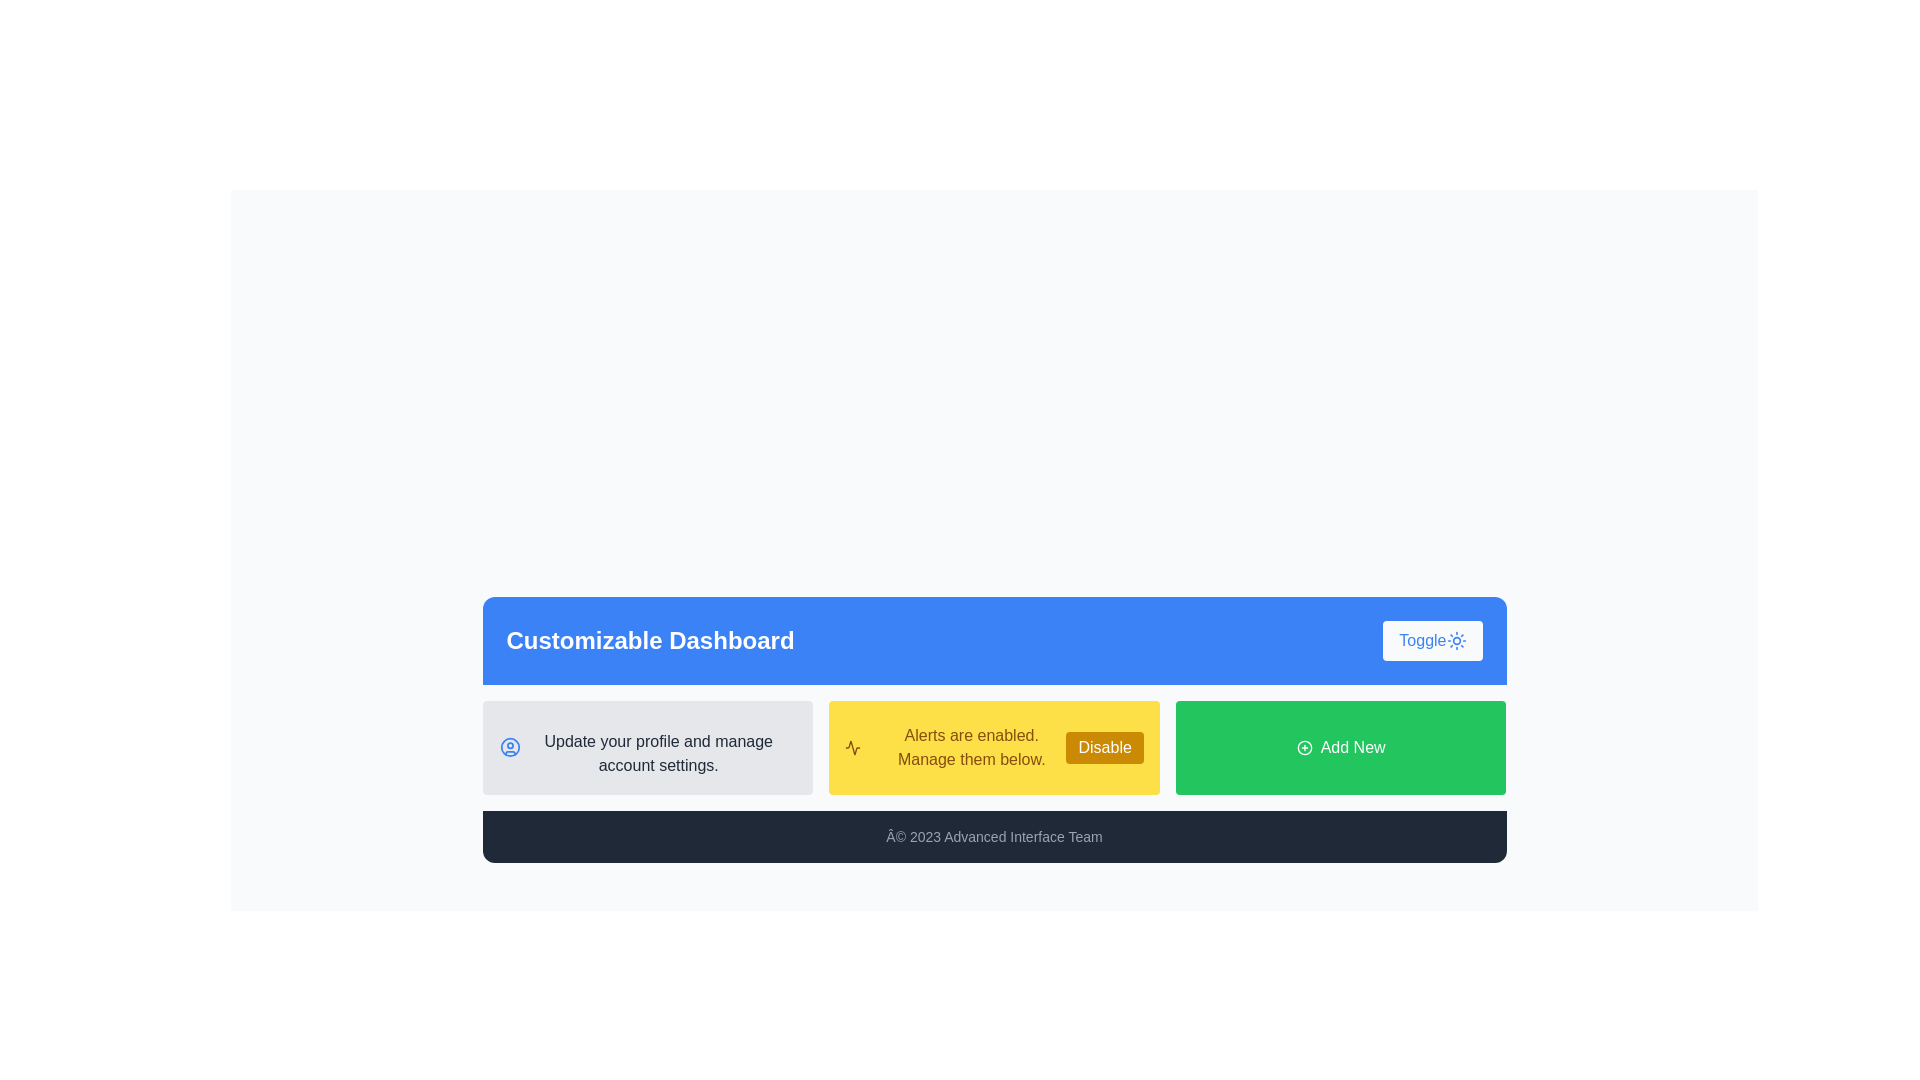 The height and width of the screenshot is (1080, 1920). What do you see at coordinates (1353, 748) in the screenshot?
I see `the 'Add New' text label on the green button located at the bottom-right corner of the interface` at bounding box center [1353, 748].